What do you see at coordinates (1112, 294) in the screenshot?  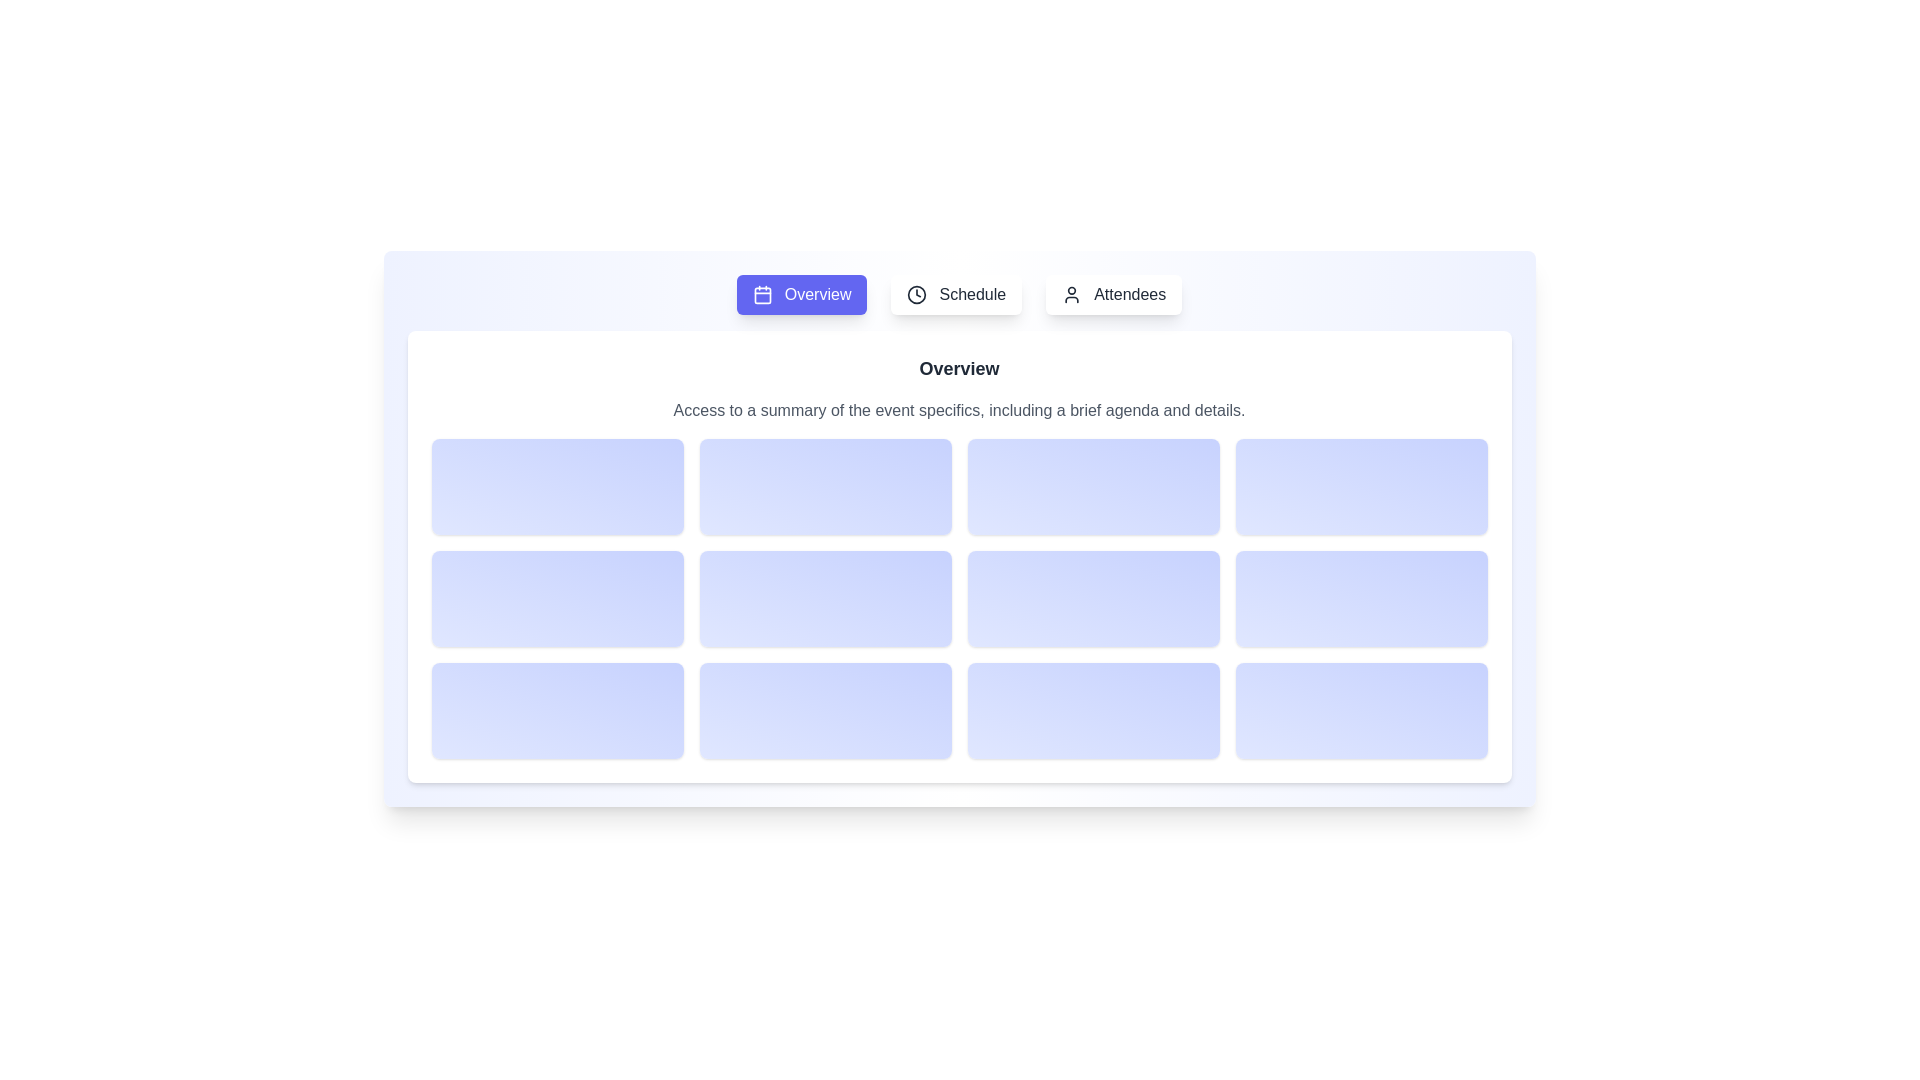 I see `the Attendees tab by clicking its button` at bounding box center [1112, 294].